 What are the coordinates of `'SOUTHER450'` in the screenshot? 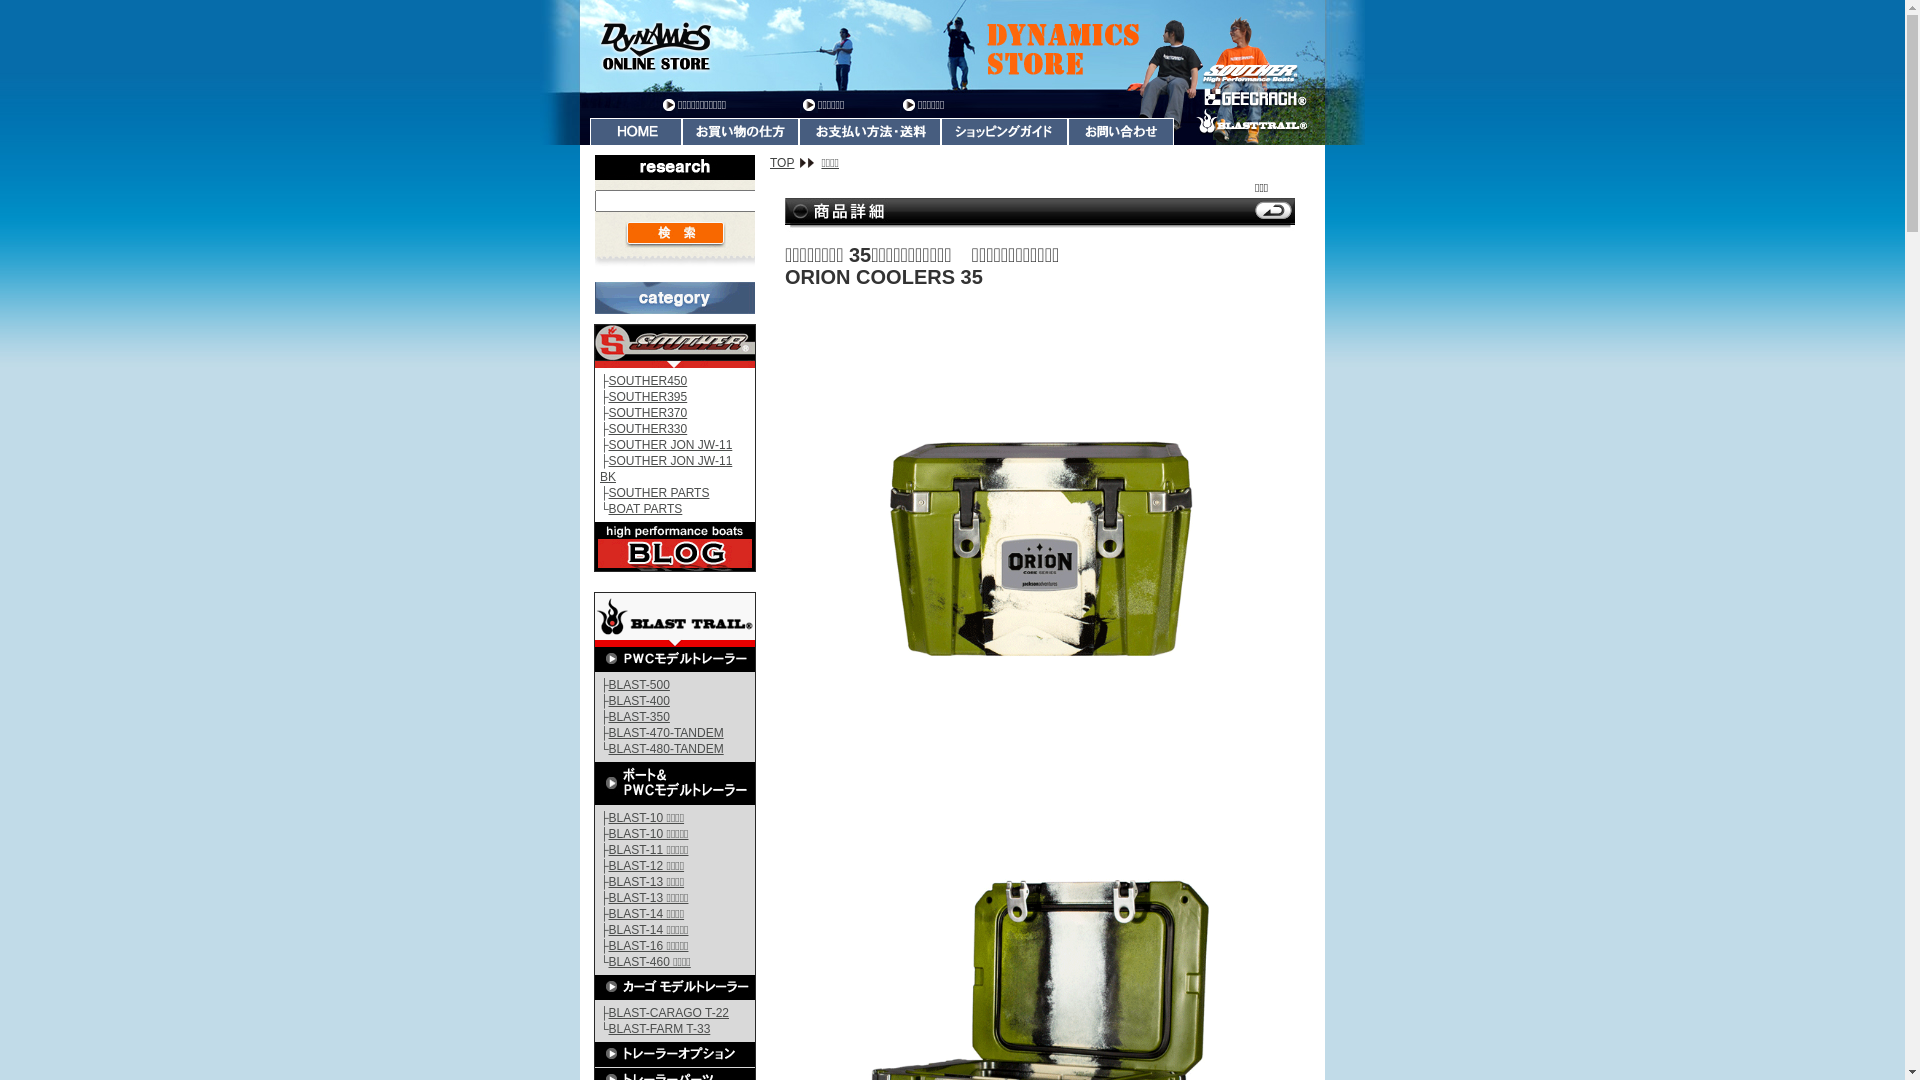 It's located at (648, 381).